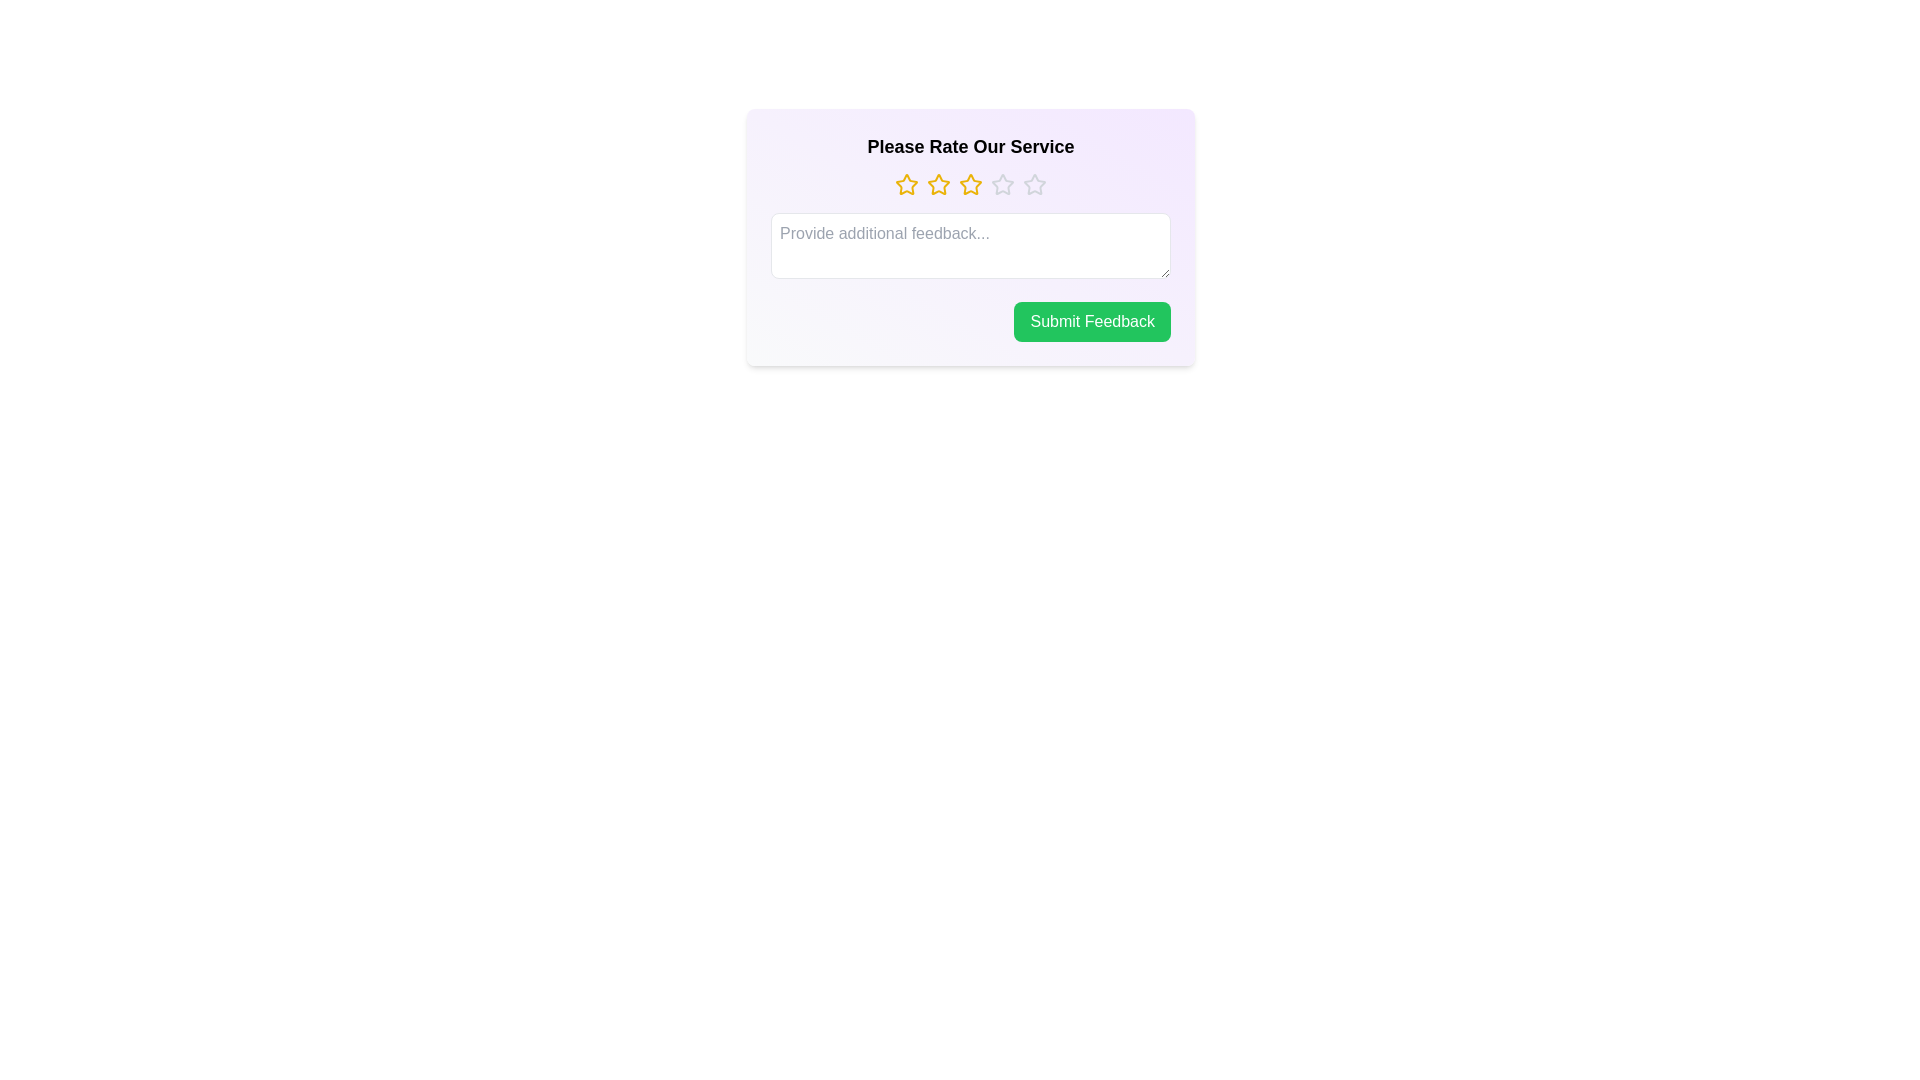 The width and height of the screenshot is (1920, 1080). What do you see at coordinates (906, 185) in the screenshot?
I see `the star corresponding to the 1 value to set the rating` at bounding box center [906, 185].